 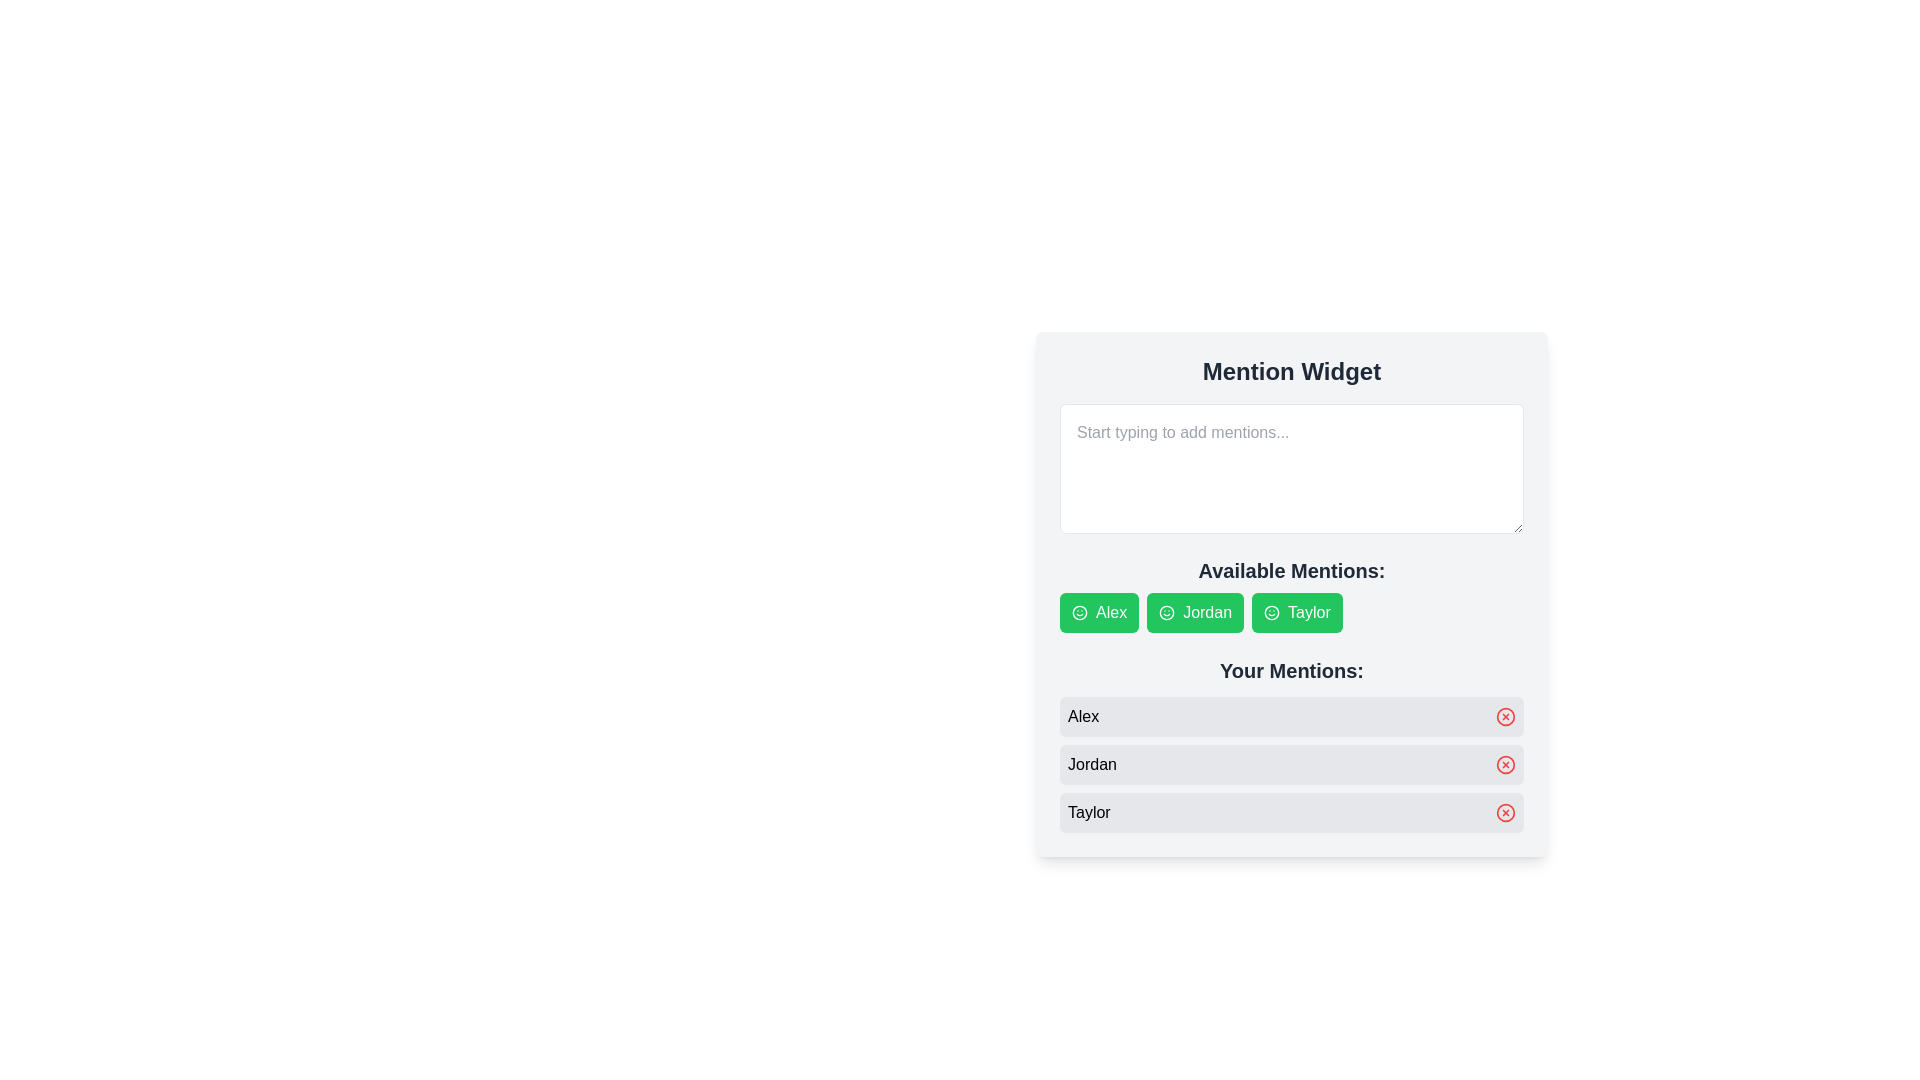 I want to click on the 'Available Mention' button for 'Taylor', so click(x=1291, y=593).